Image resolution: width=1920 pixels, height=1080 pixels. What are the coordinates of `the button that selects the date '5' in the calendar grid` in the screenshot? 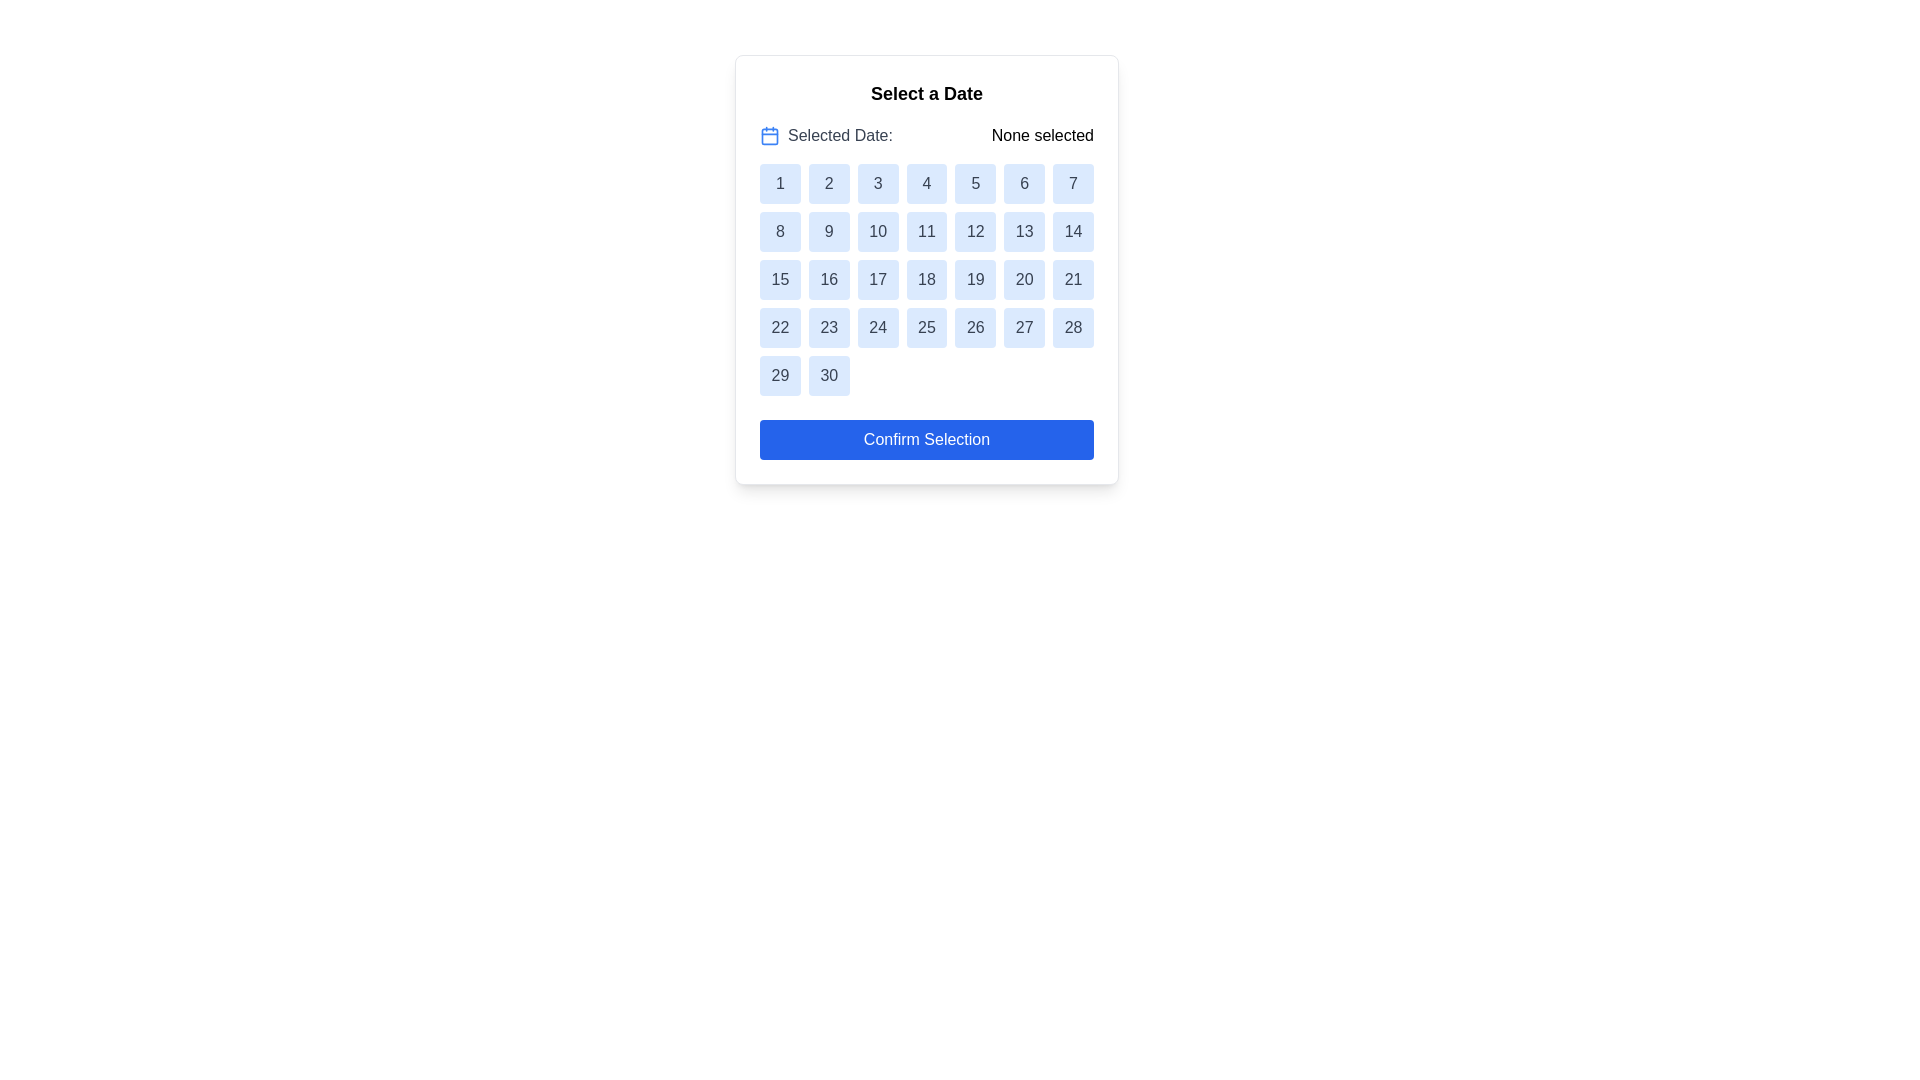 It's located at (975, 184).